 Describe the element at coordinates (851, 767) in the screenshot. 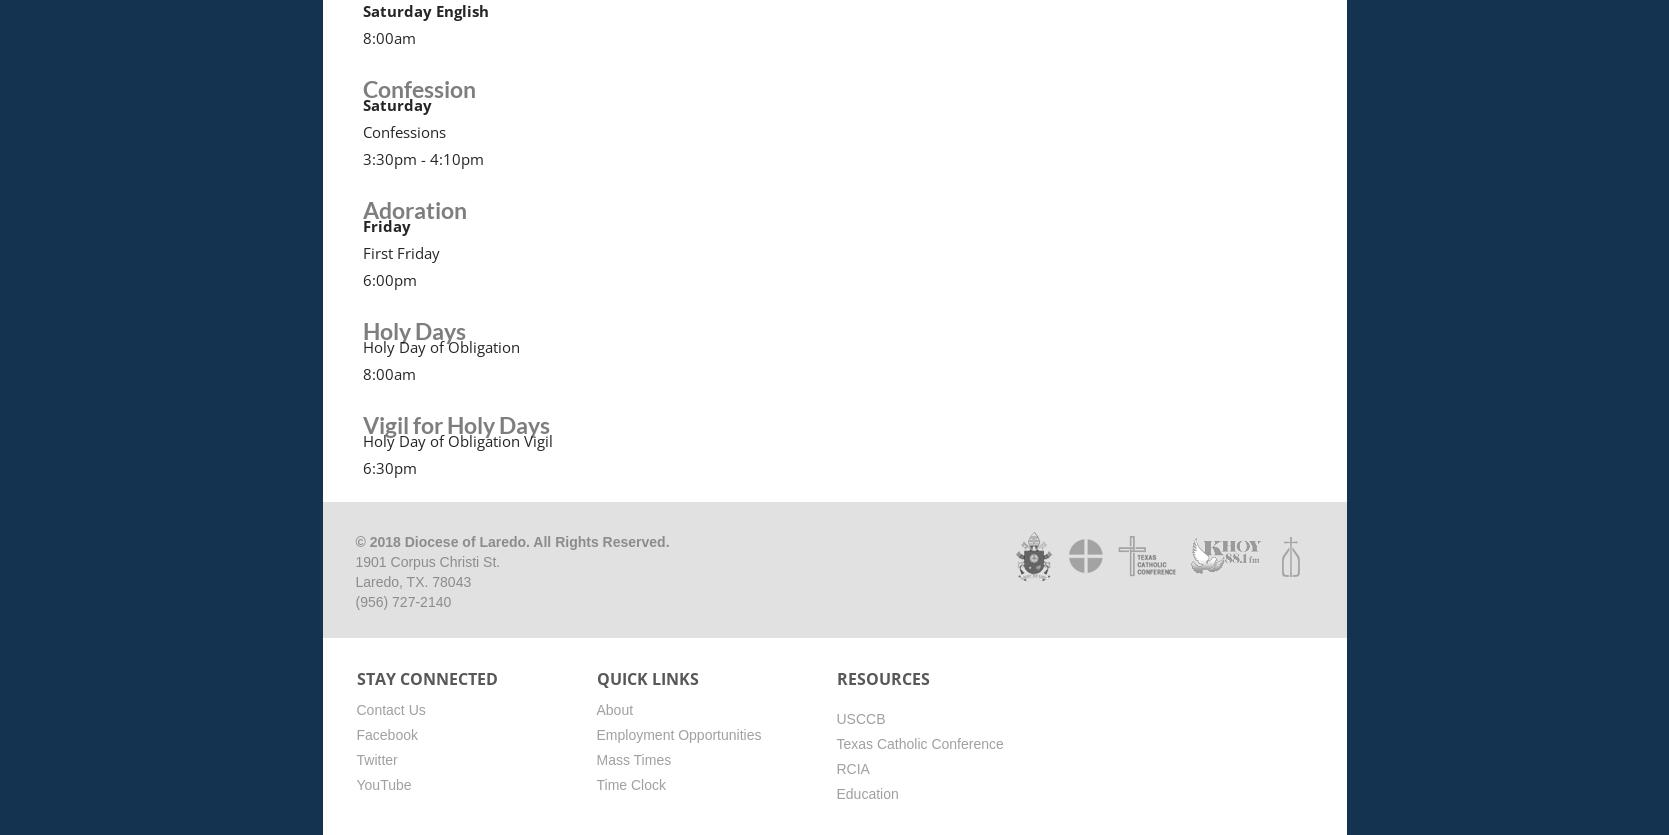

I see `'RCIA'` at that location.